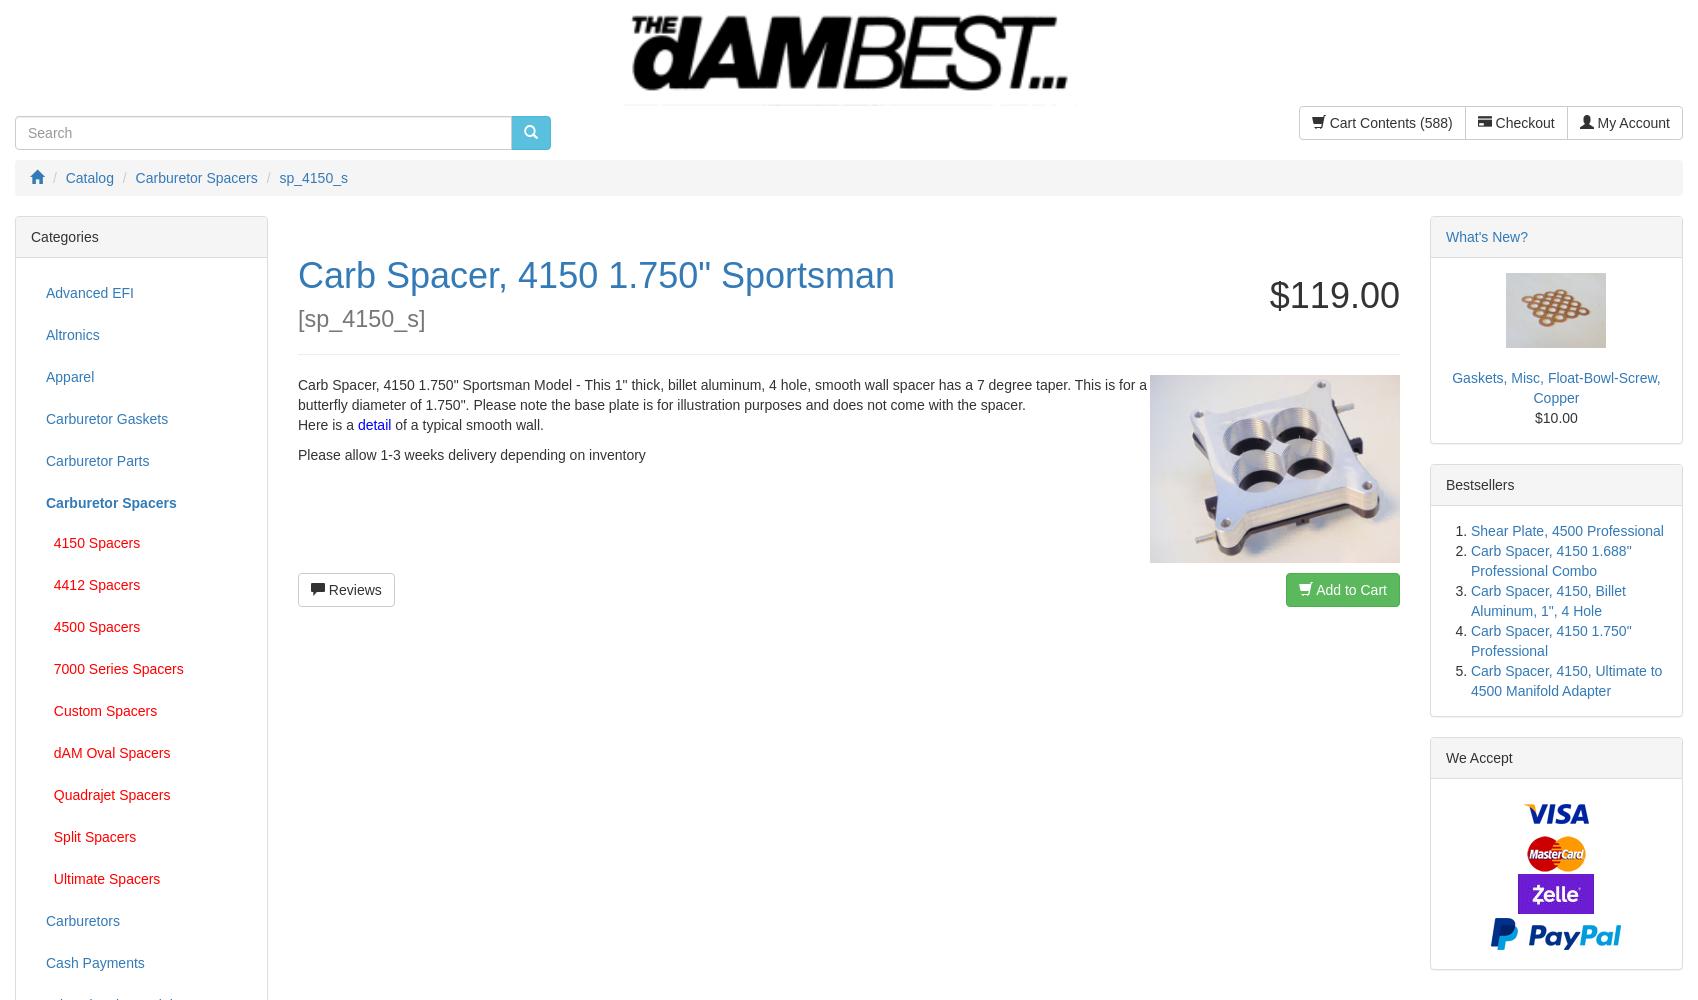  What do you see at coordinates (46, 709) in the screenshot?
I see `'Custom Spacers'` at bounding box center [46, 709].